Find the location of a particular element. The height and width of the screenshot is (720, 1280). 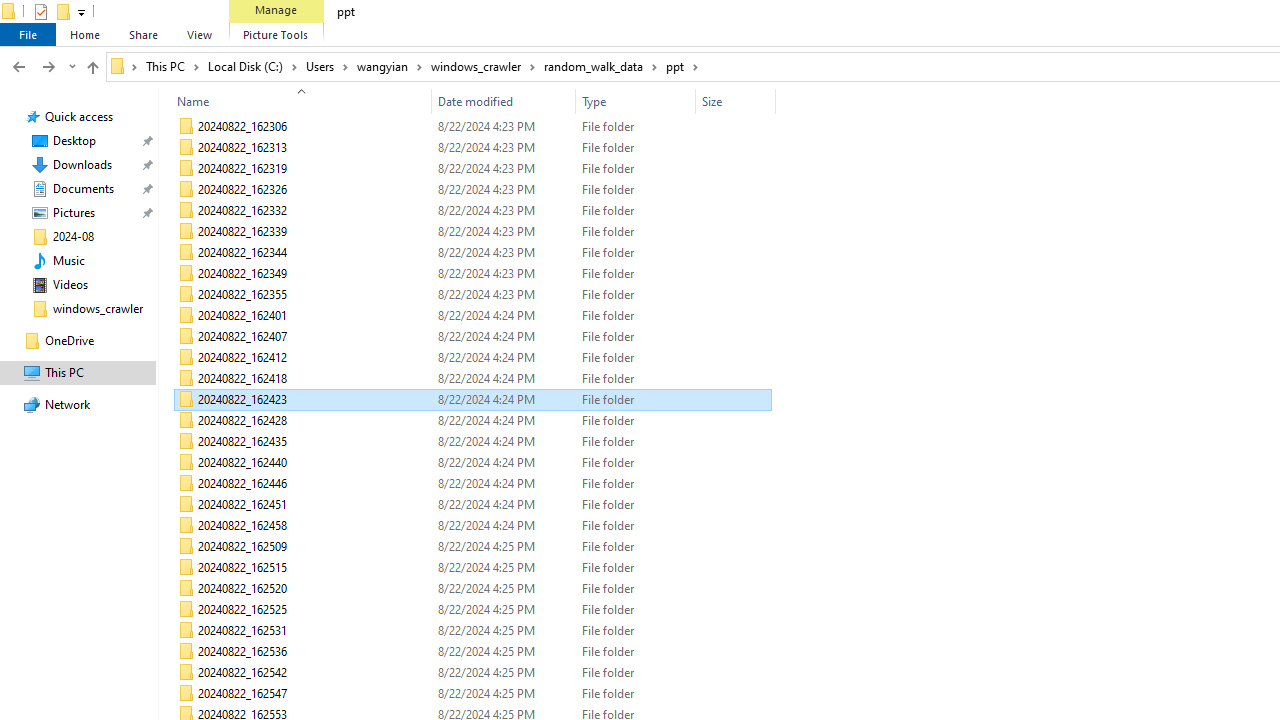

'20240822_162525' is located at coordinates (471, 608).